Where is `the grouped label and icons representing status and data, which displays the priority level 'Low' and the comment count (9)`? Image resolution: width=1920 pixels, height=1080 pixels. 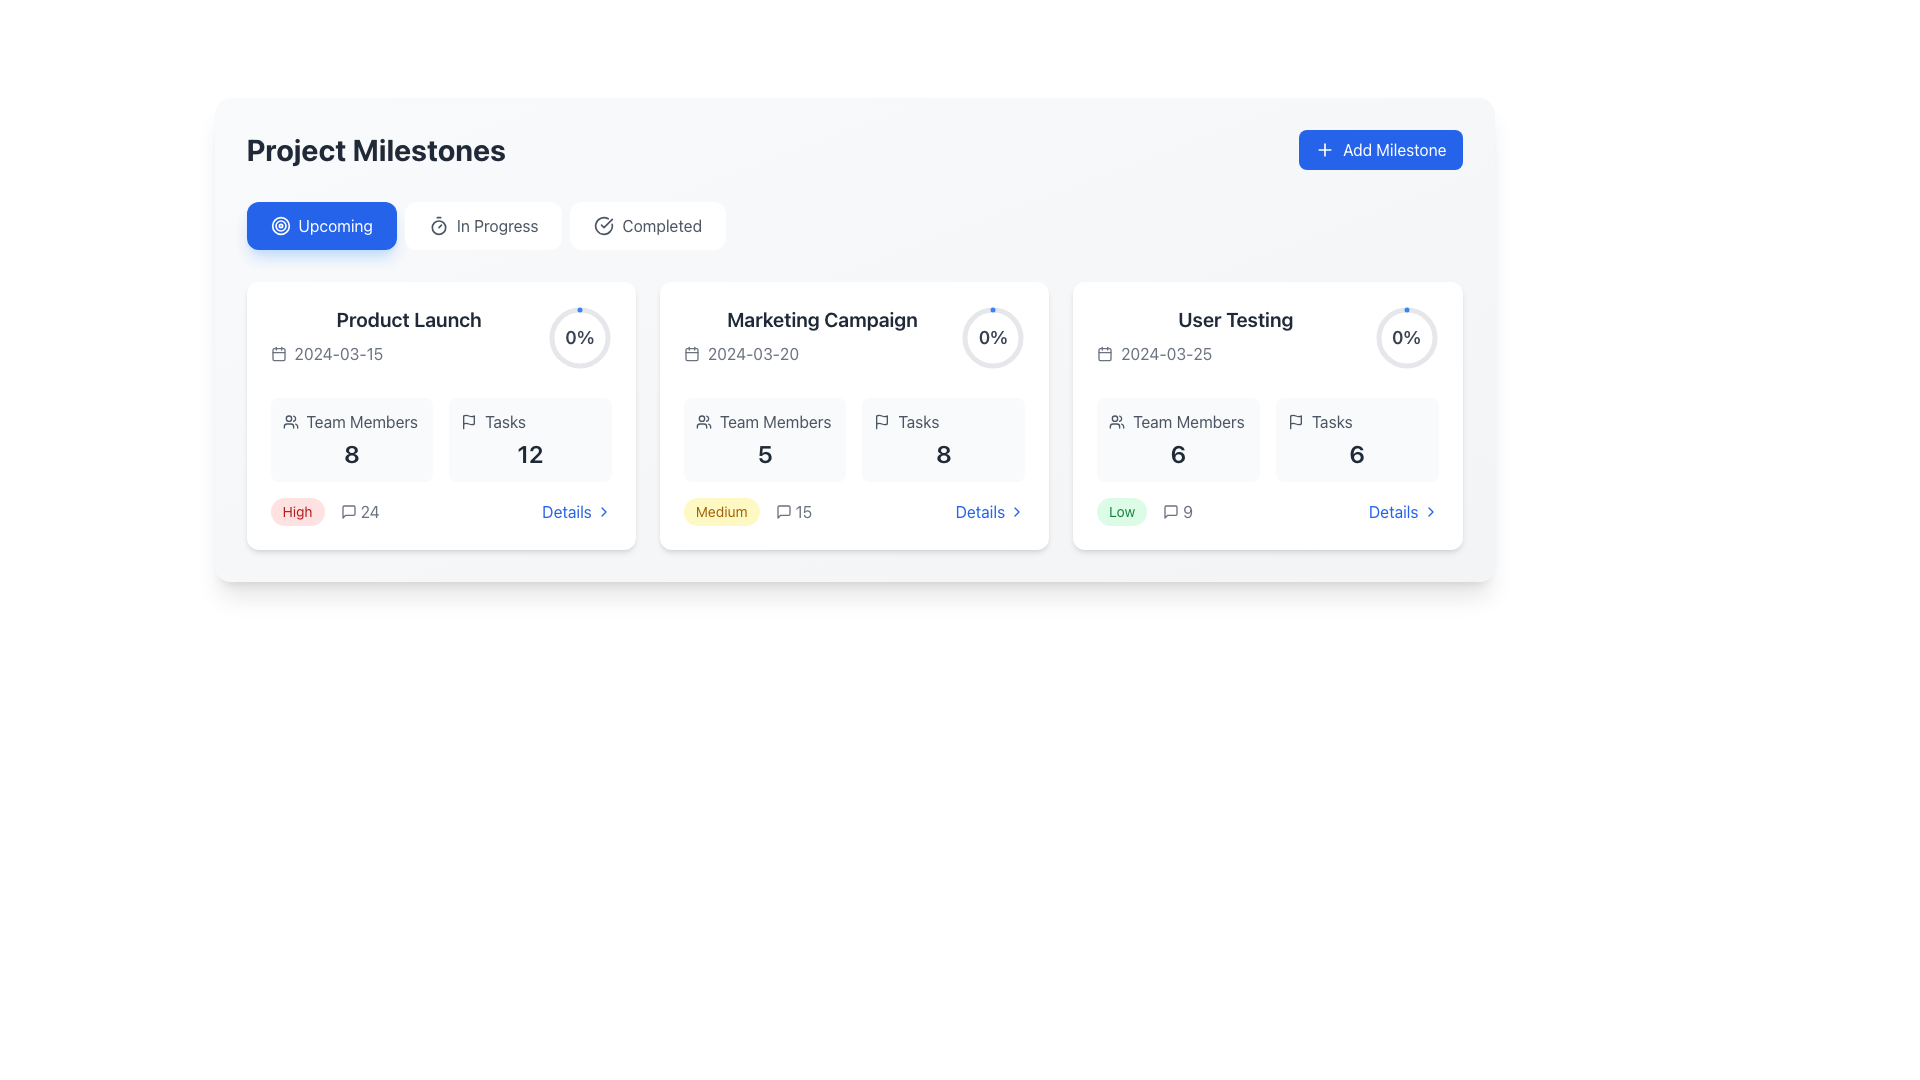 the grouped label and icons representing status and data, which displays the priority level 'Low' and the comment count (9) is located at coordinates (1145, 511).